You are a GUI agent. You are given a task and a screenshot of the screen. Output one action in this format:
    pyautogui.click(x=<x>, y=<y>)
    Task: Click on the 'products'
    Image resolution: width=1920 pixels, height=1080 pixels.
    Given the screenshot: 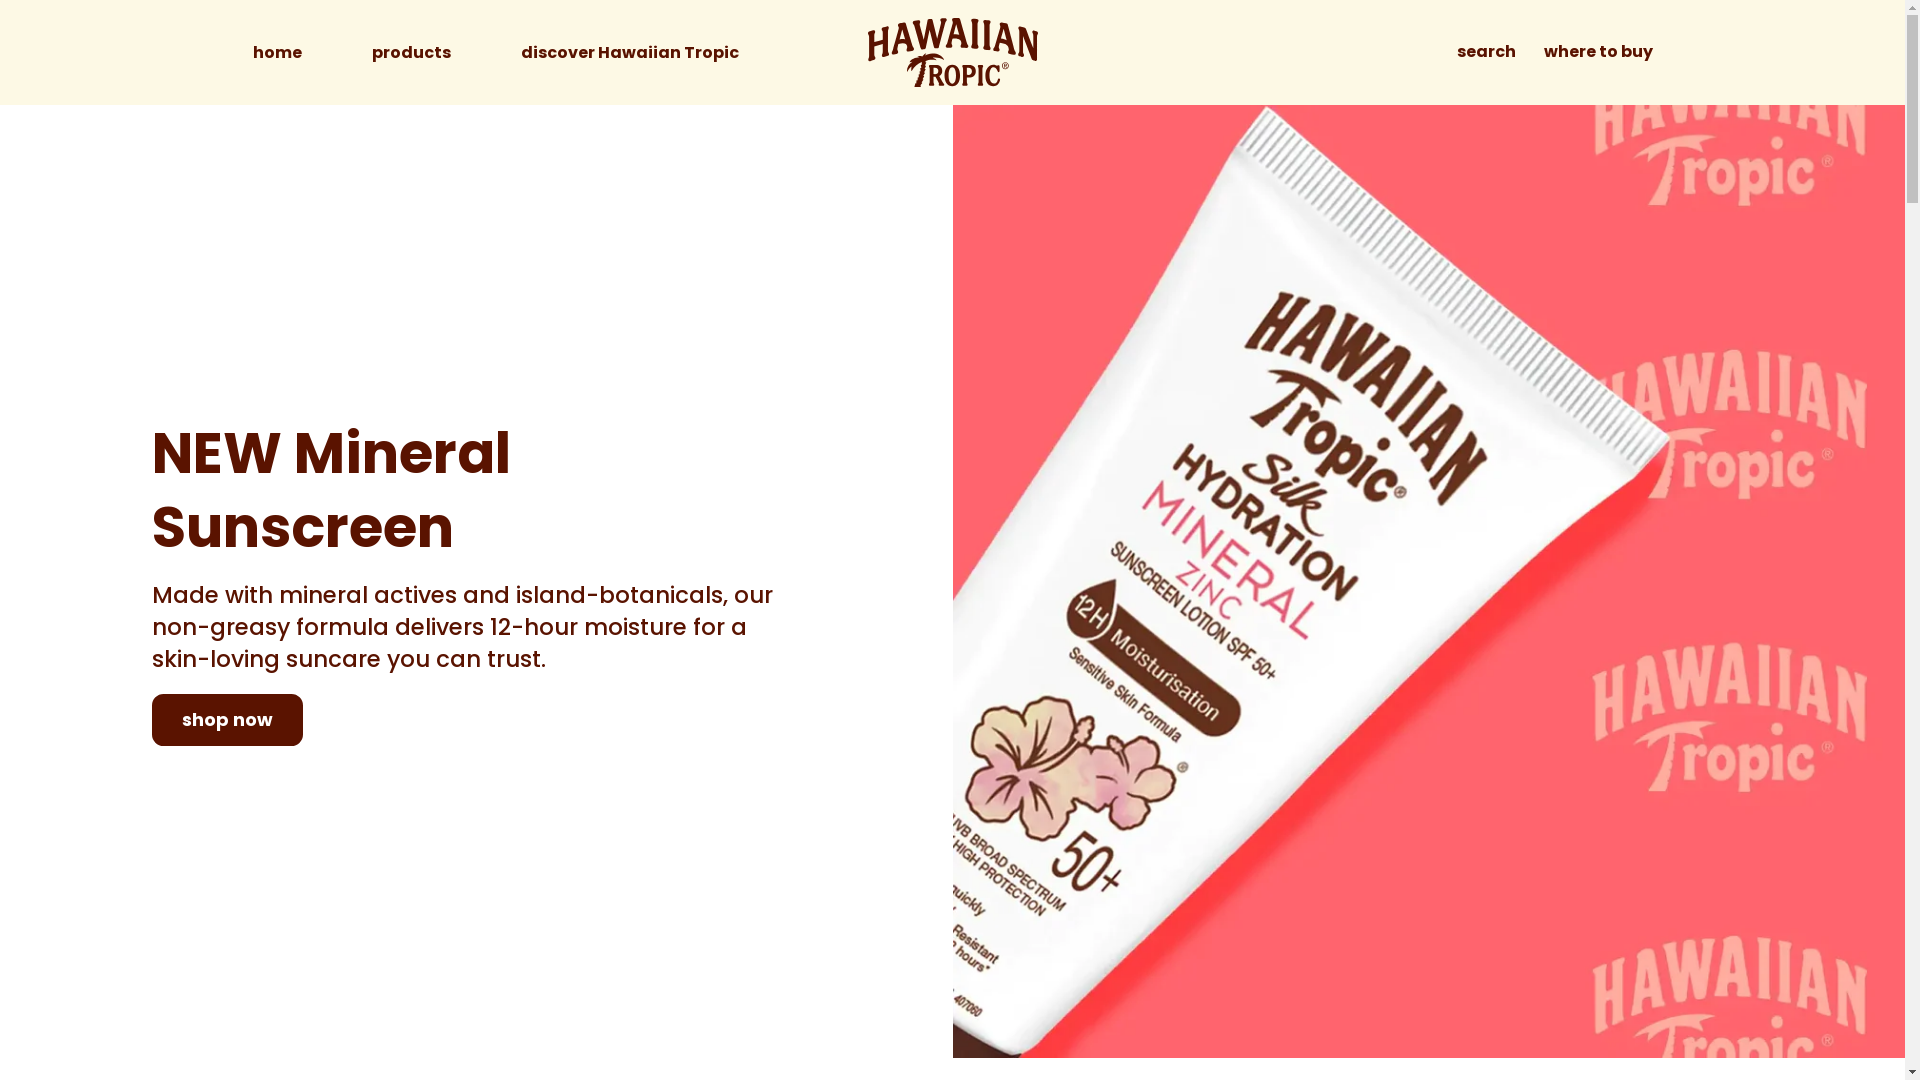 What is the action you would take?
    pyautogui.click(x=410, y=52)
    